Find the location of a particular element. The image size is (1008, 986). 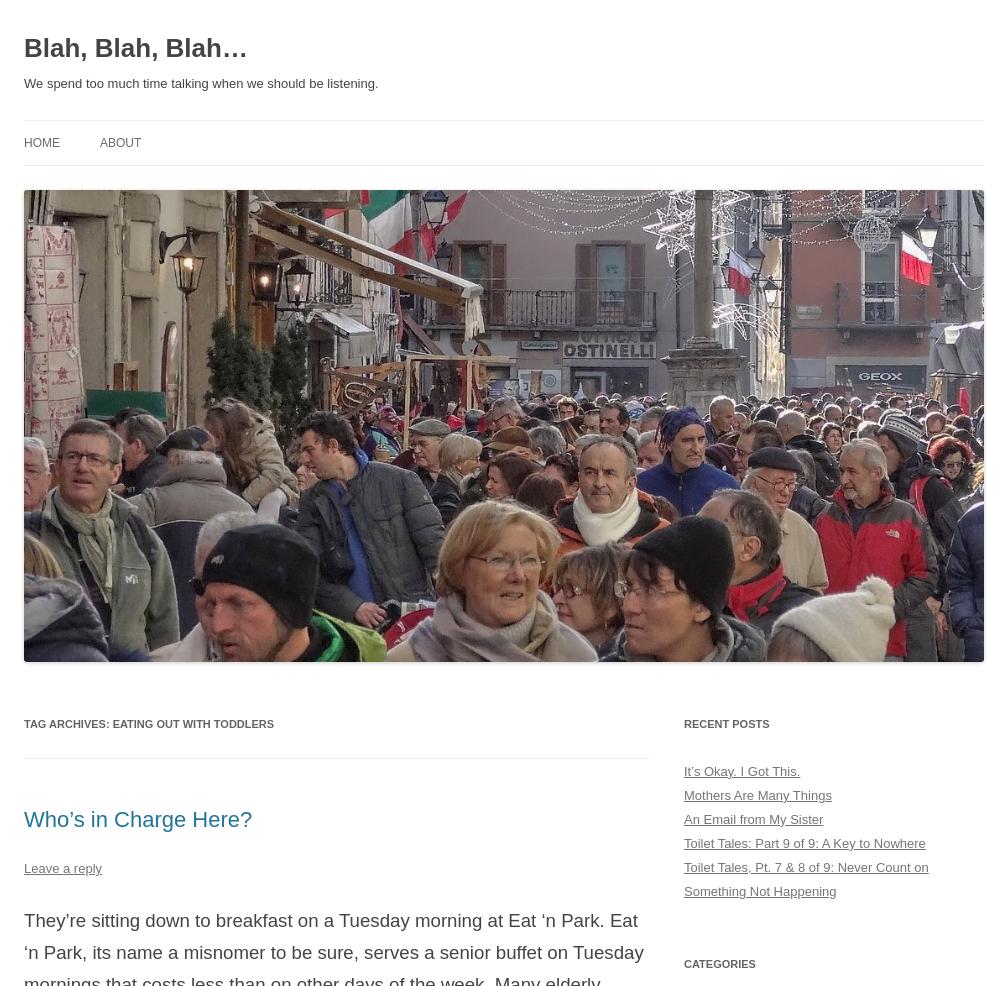

'Toilet Tales: Part 9 of 9: A Key to Nowhere' is located at coordinates (804, 841).